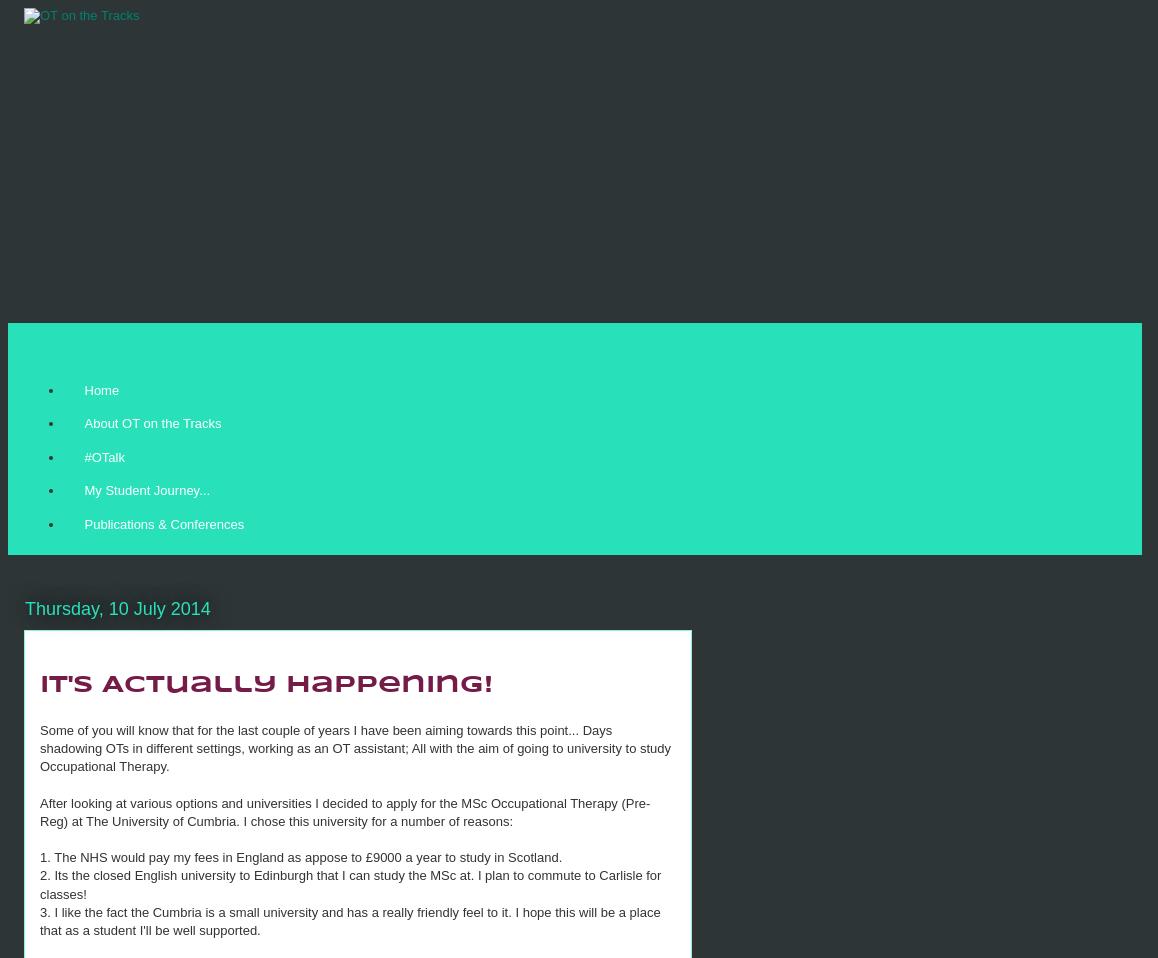 Image resolution: width=1158 pixels, height=958 pixels. Describe the element at coordinates (151, 423) in the screenshot. I see `'About OT on the Tracks'` at that location.